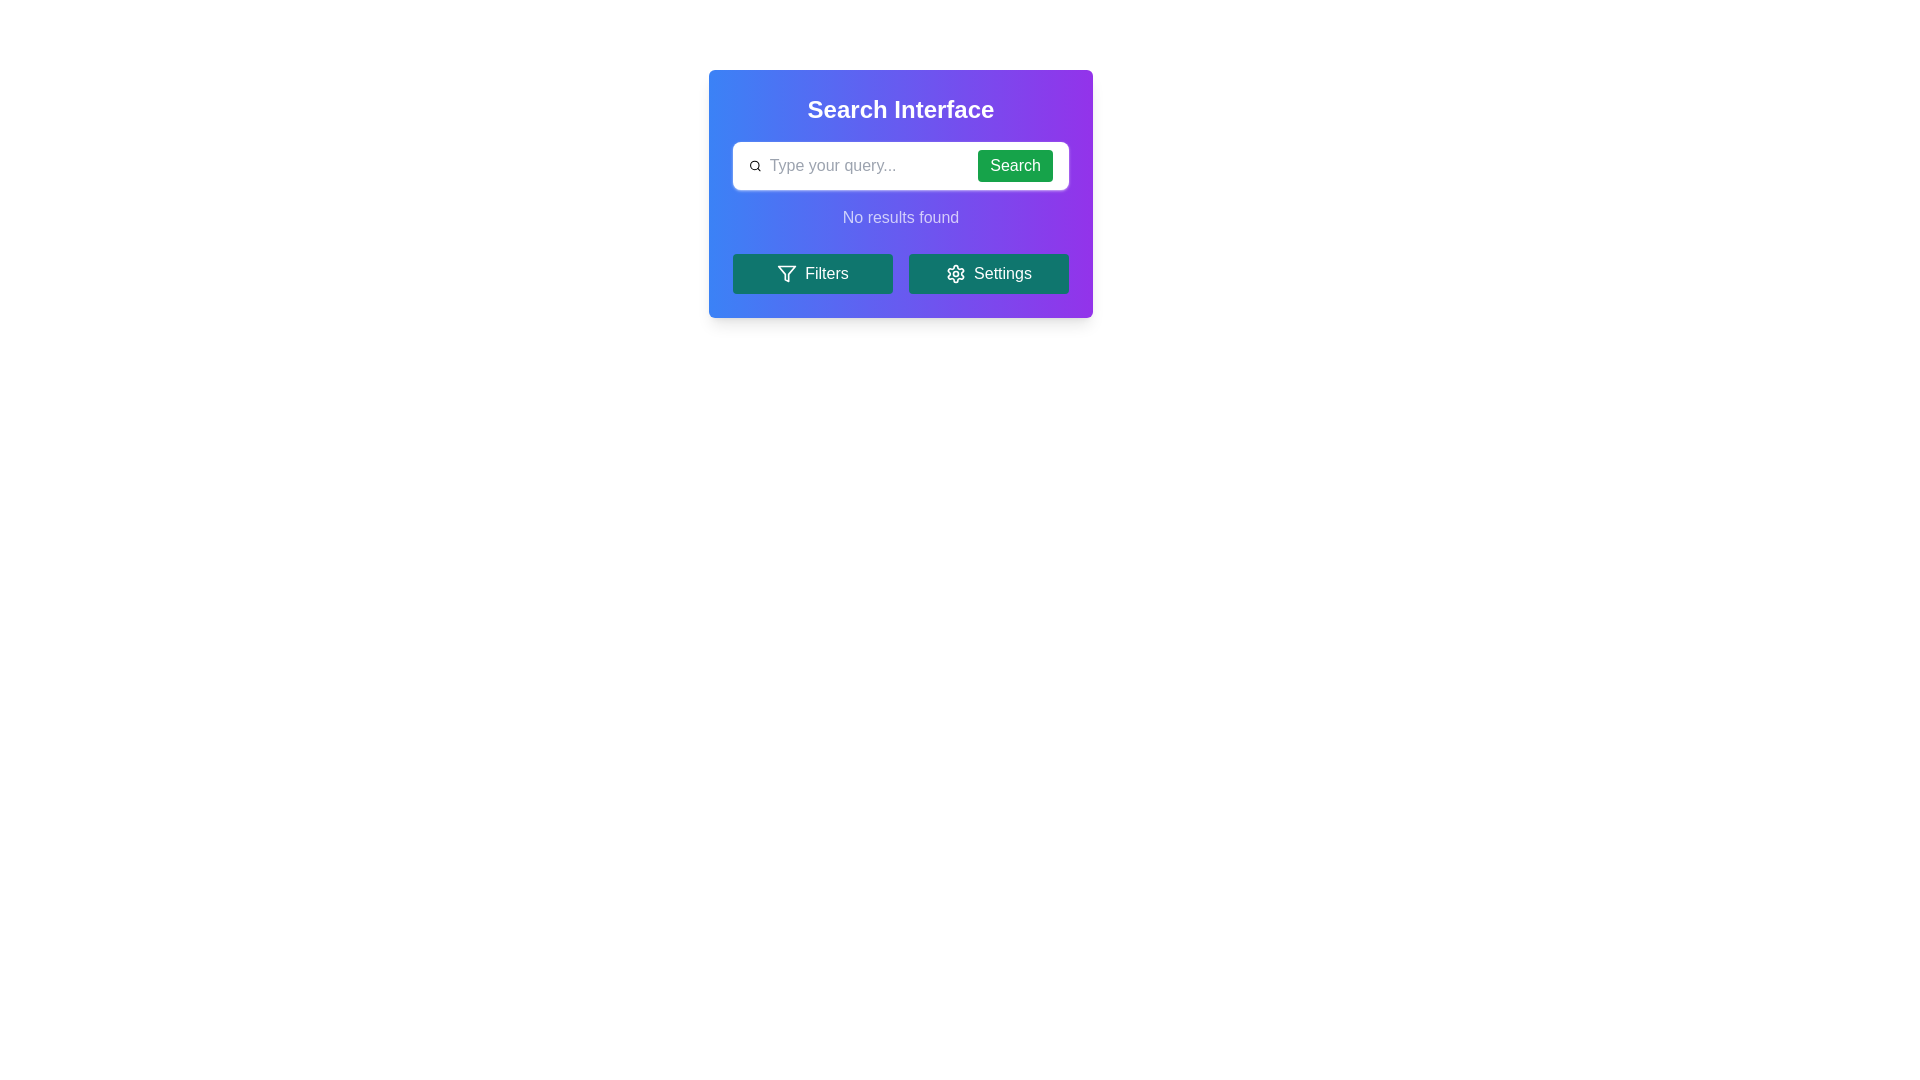  What do you see at coordinates (812, 273) in the screenshot?
I see `the teal-colored 'Filters' button with a filter icon to apply filters` at bounding box center [812, 273].